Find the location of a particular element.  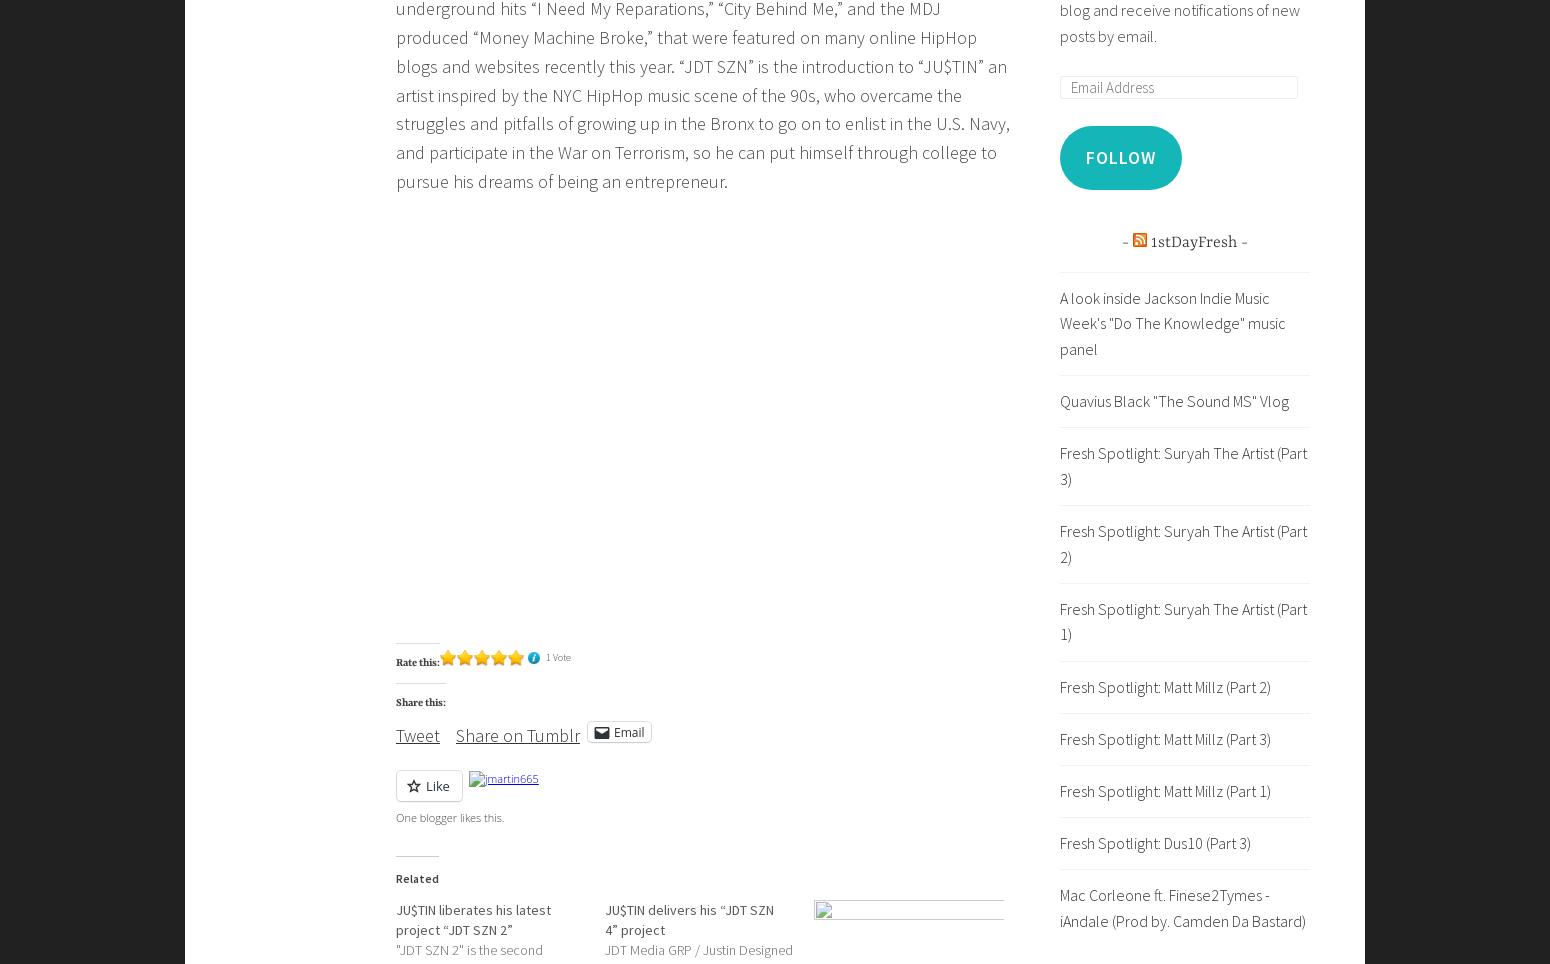

'Tweet' is located at coordinates (396, 734).